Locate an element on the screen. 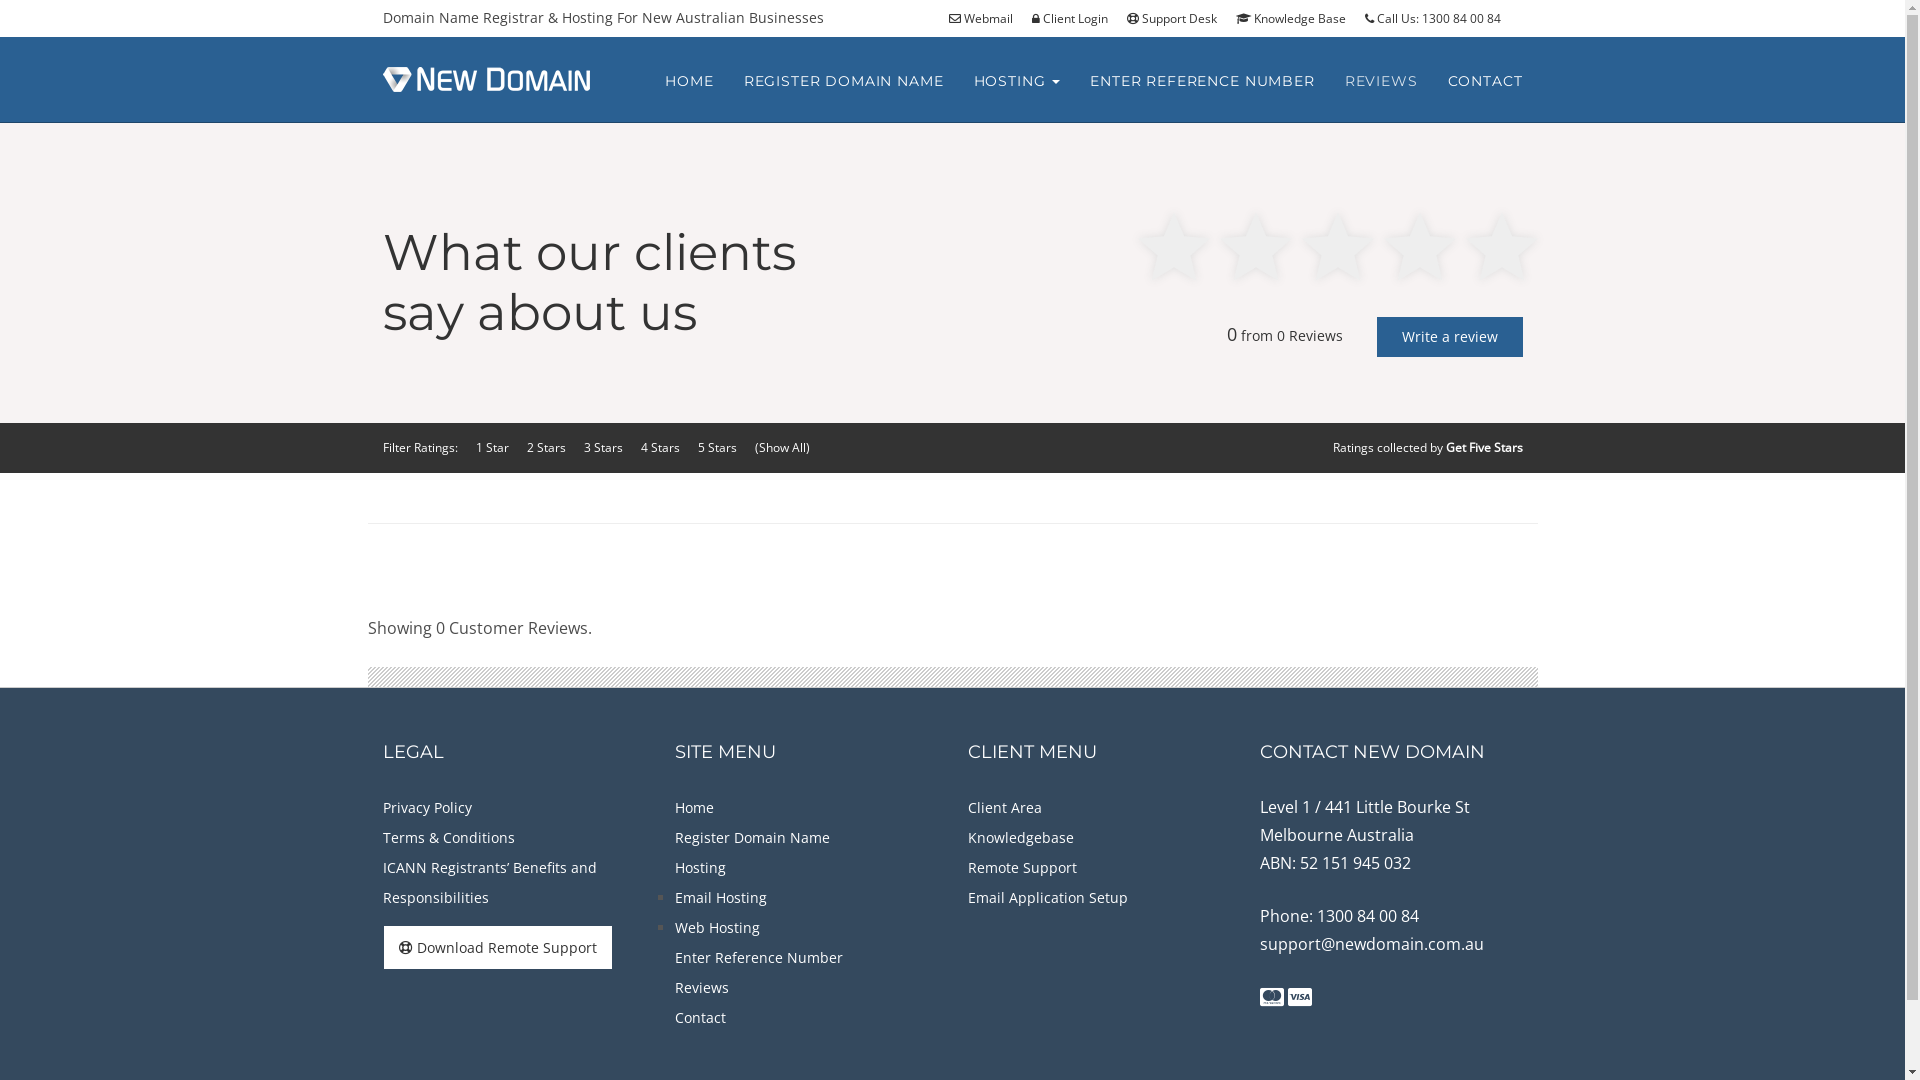 Image resolution: width=1920 pixels, height=1080 pixels. 'Enter Reference Number' is located at coordinates (675, 956).